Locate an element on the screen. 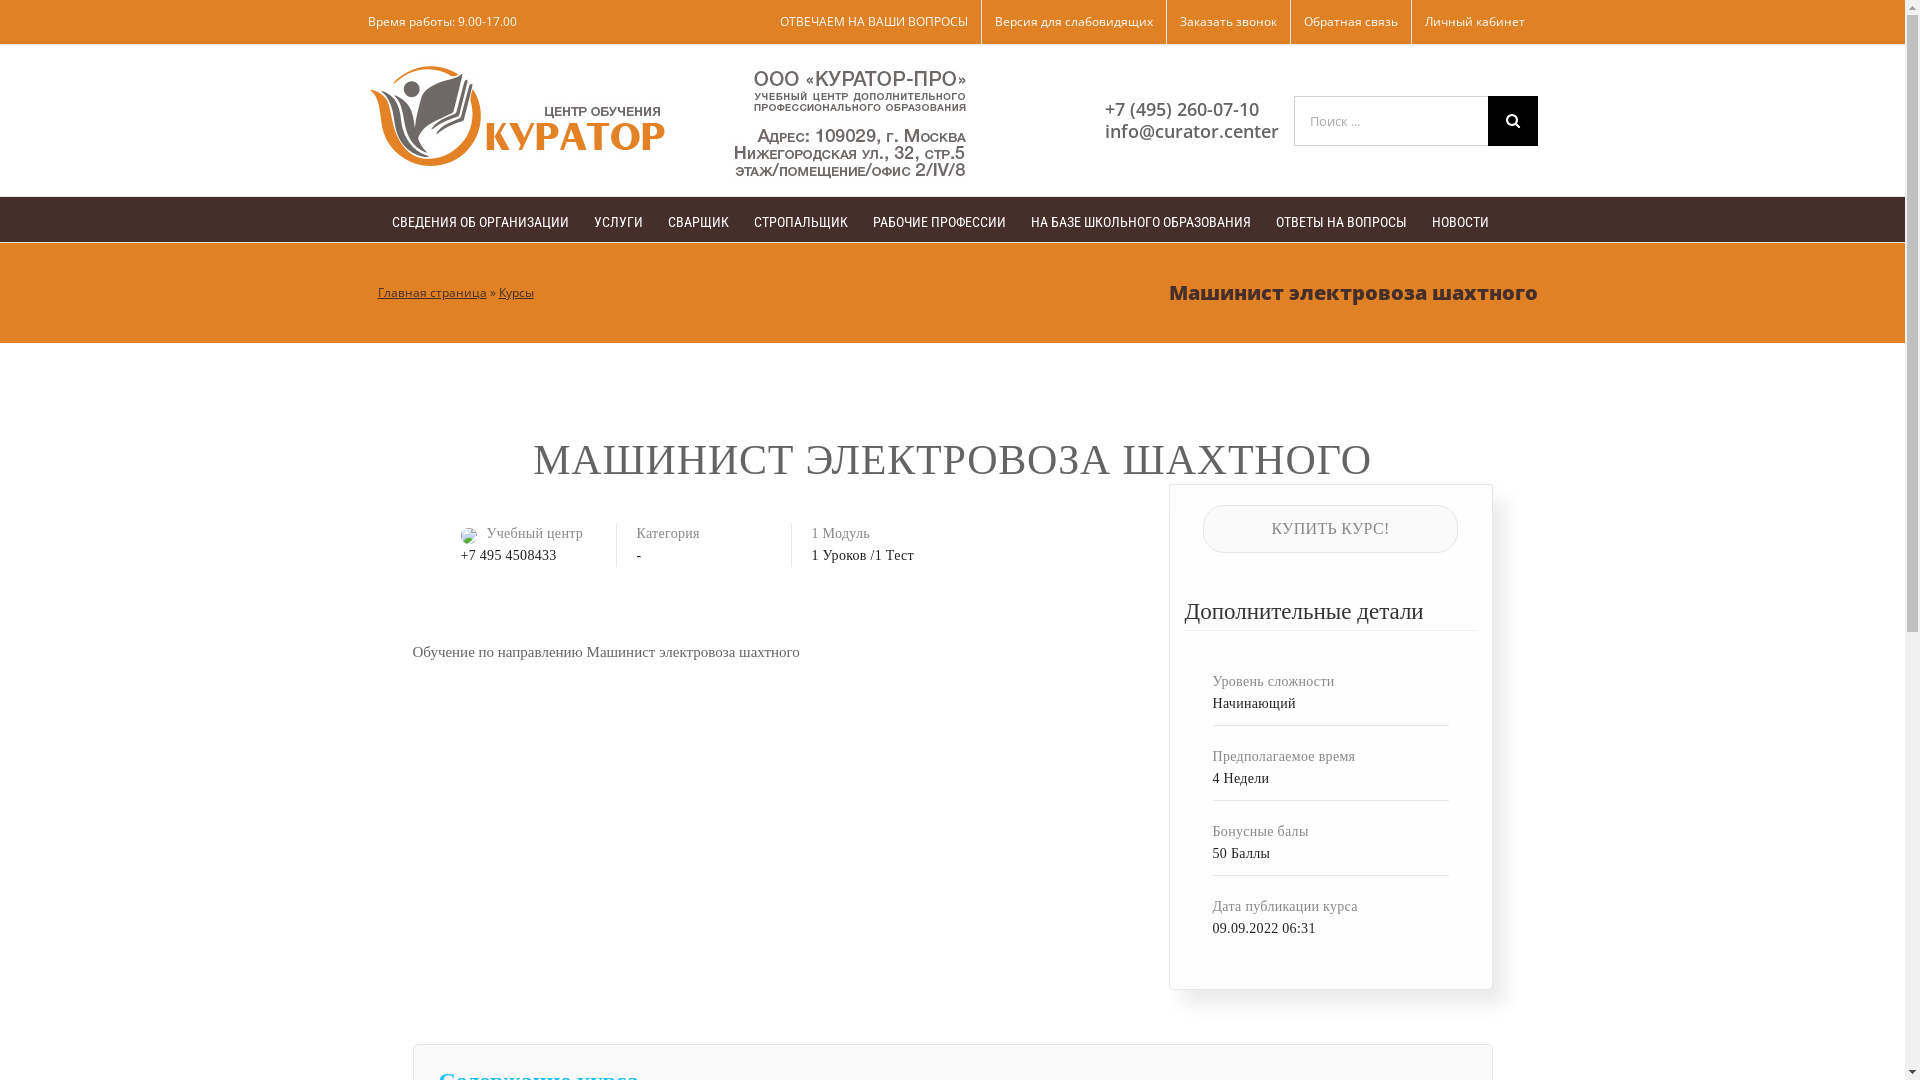  '+7 (495) 260-07-10' is located at coordinates (1103, 108).